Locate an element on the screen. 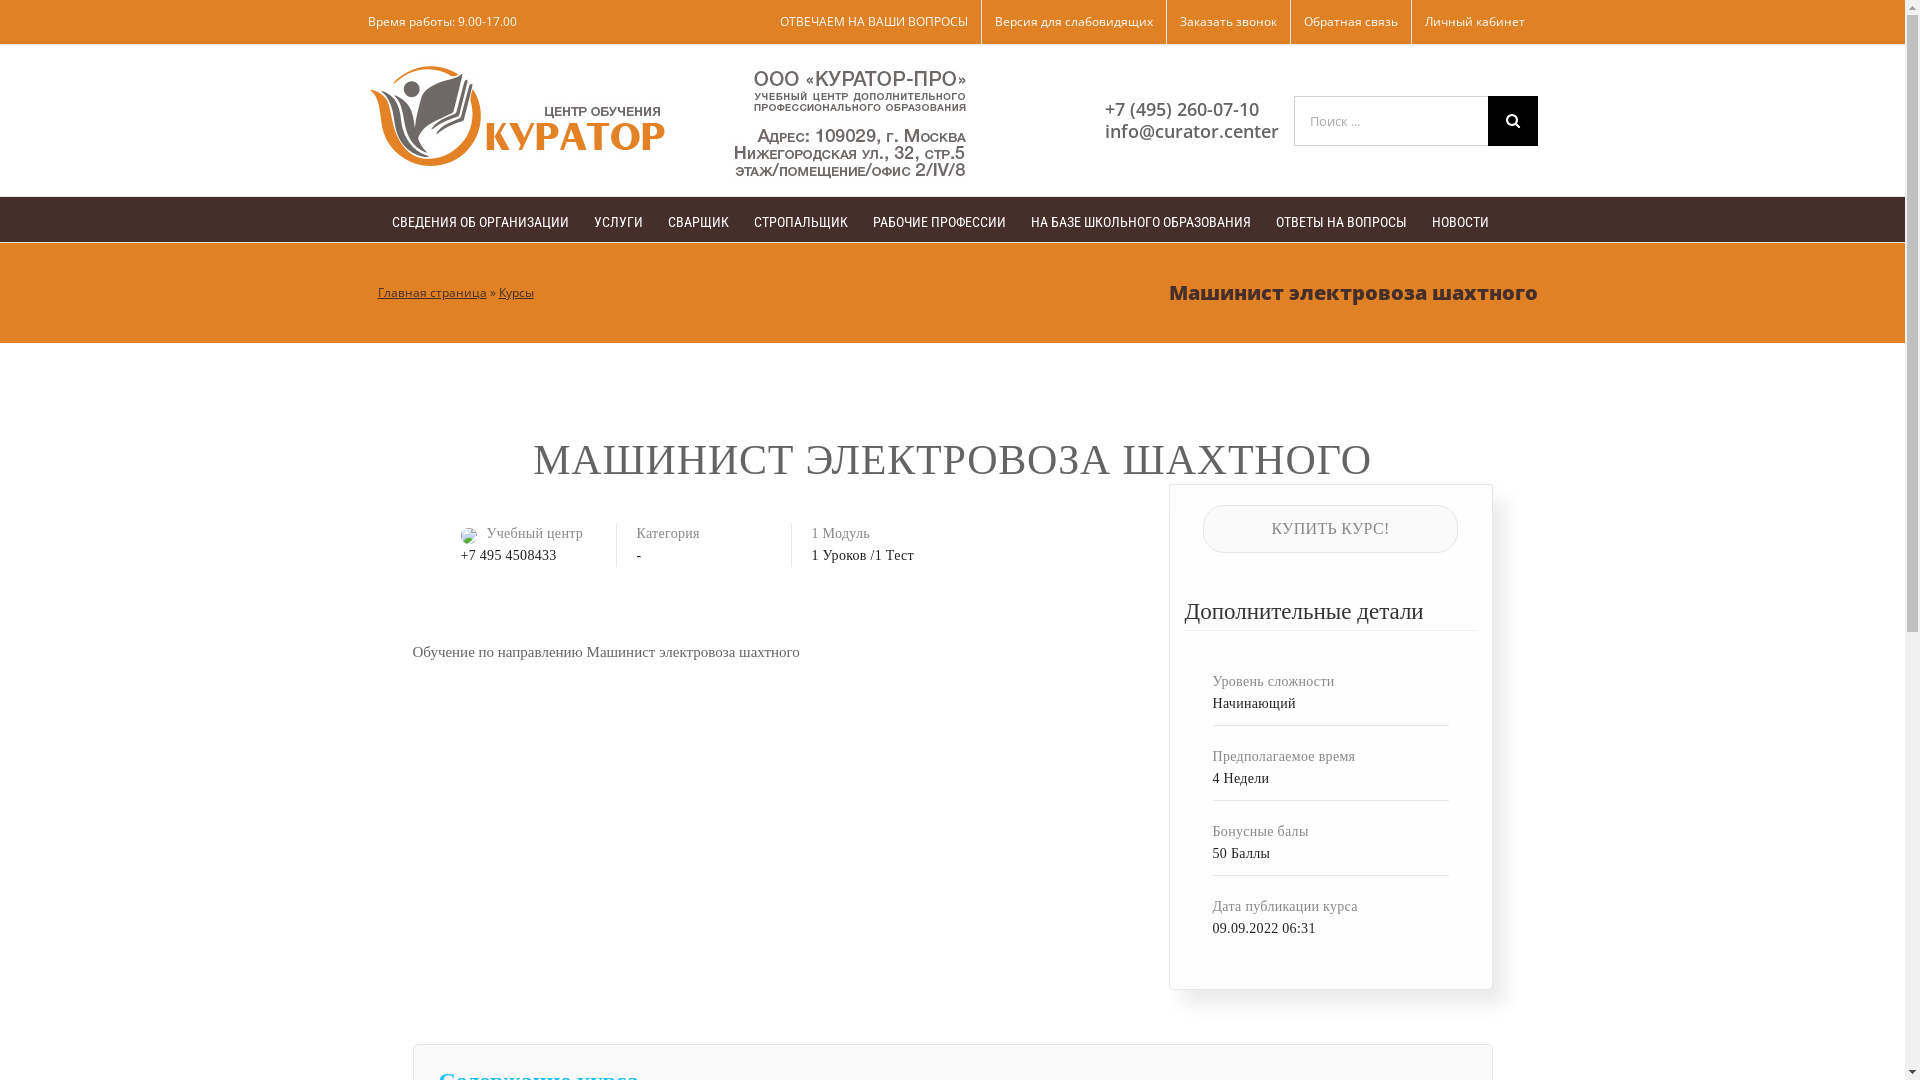  '+7 (495) 260-07-10' is located at coordinates (1103, 108).